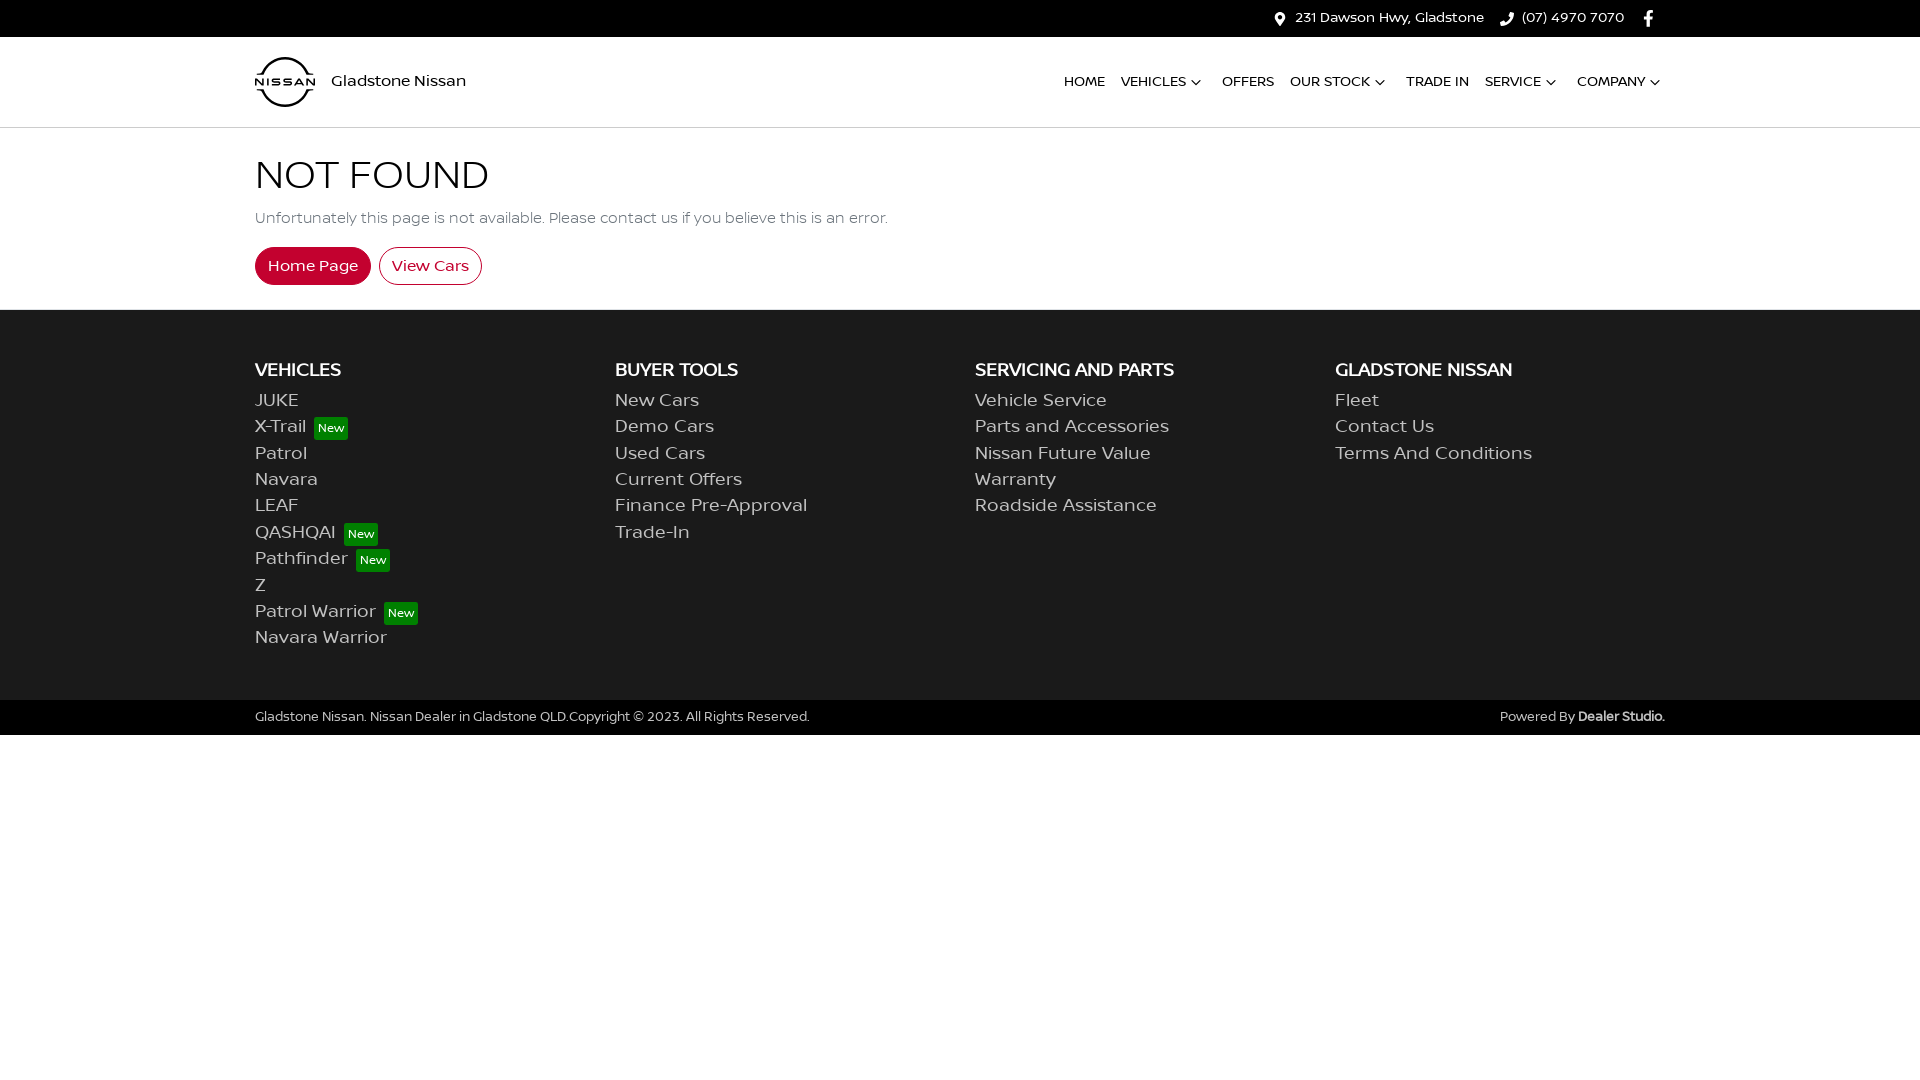 This screenshot has width=1920, height=1080. Describe the element at coordinates (336, 611) in the screenshot. I see `'Patrol Warrior'` at that location.